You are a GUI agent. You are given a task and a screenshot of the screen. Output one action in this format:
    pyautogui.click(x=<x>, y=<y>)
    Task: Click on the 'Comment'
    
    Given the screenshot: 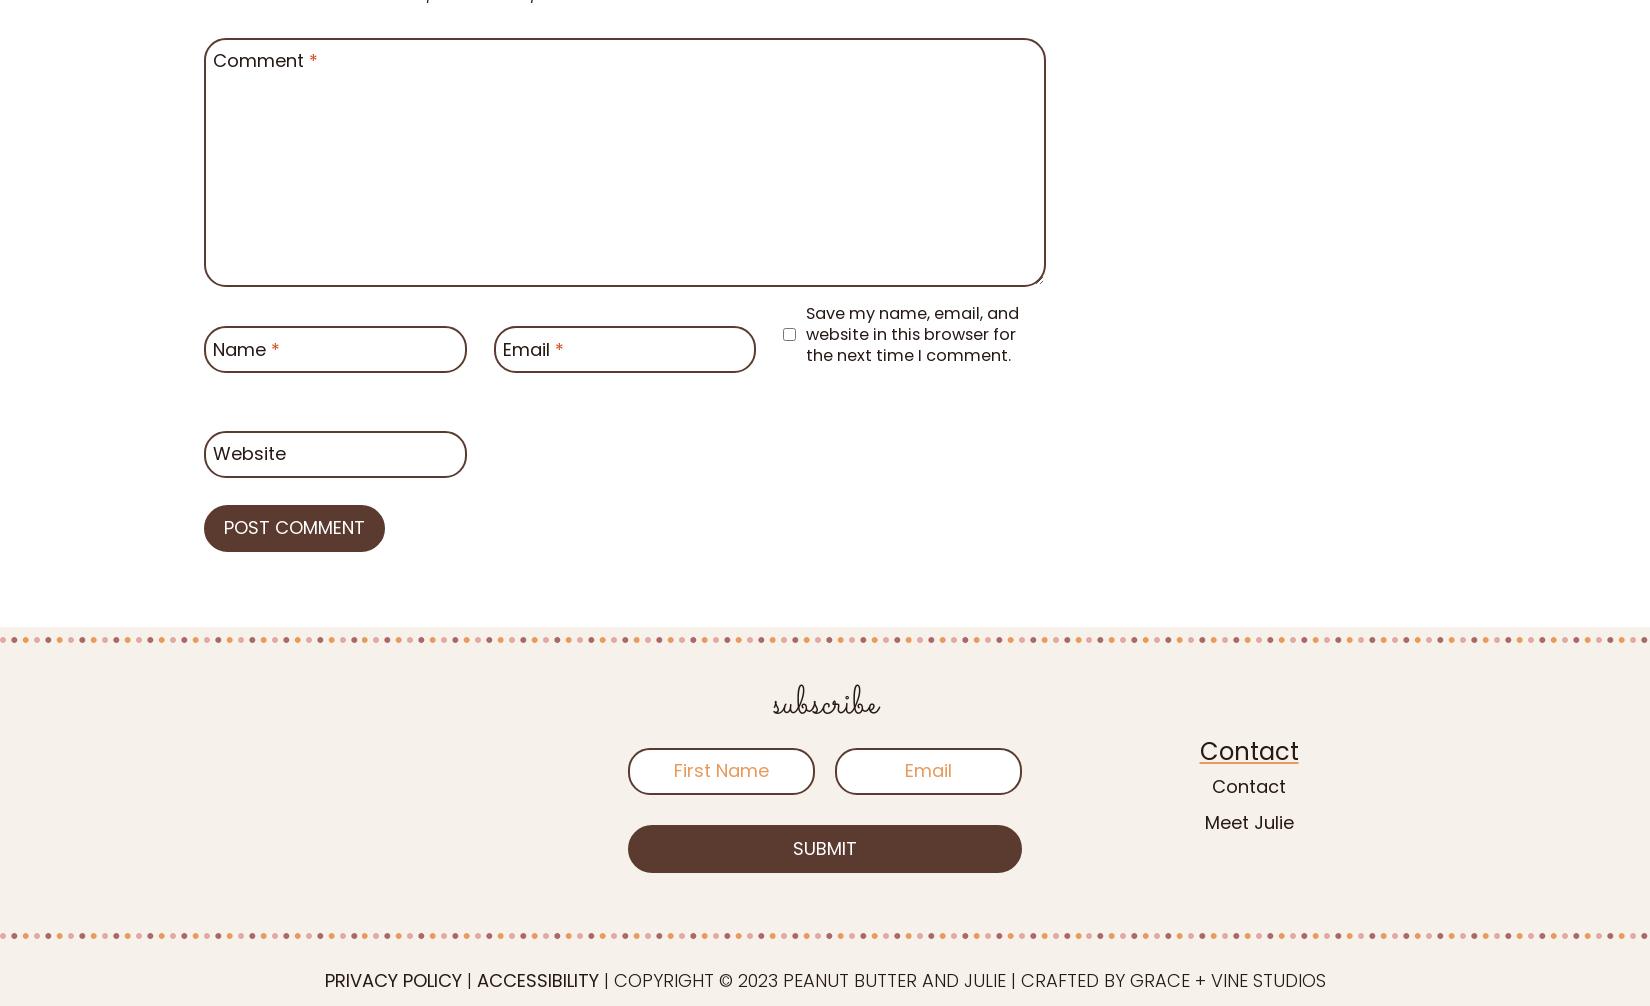 What is the action you would take?
    pyautogui.click(x=261, y=60)
    